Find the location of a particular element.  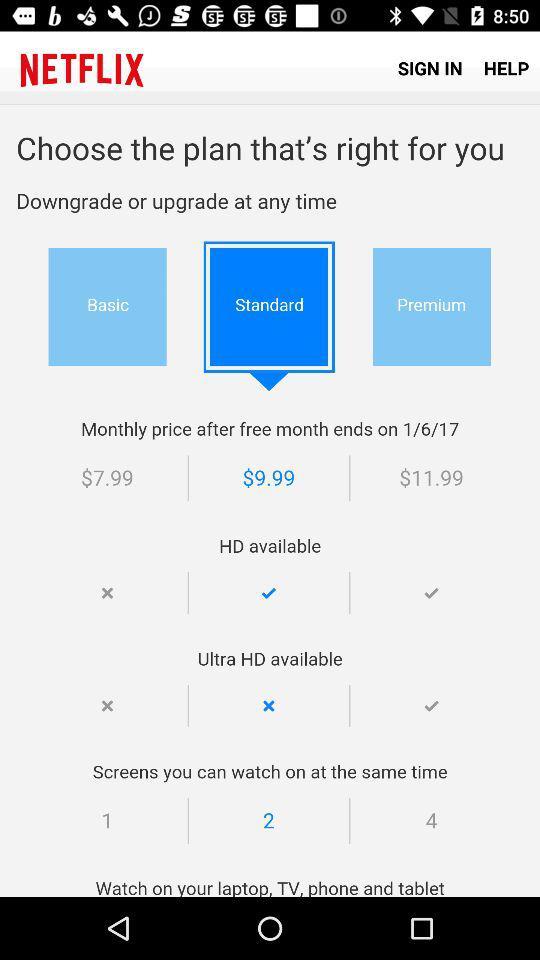

plan is located at coordinates (270, 500).